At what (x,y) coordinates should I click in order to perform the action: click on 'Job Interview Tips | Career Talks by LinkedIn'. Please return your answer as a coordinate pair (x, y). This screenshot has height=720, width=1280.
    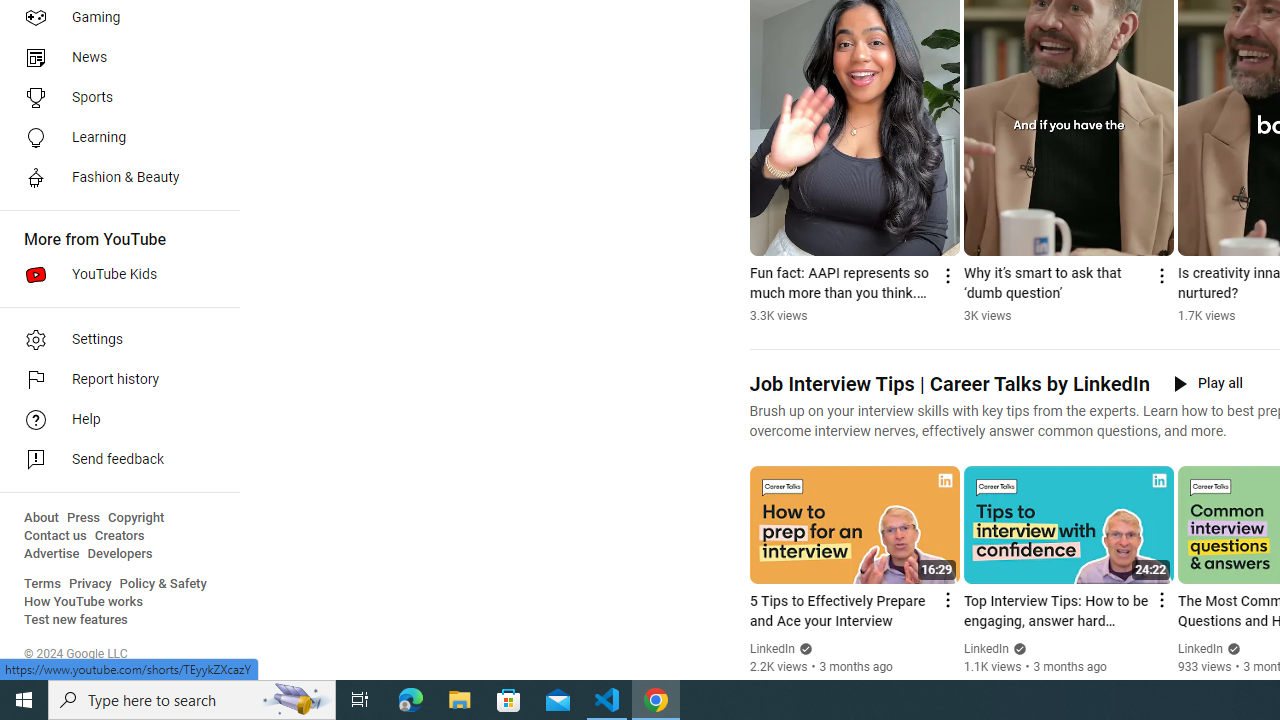
    Looking at the image, I should click on (948, 384).